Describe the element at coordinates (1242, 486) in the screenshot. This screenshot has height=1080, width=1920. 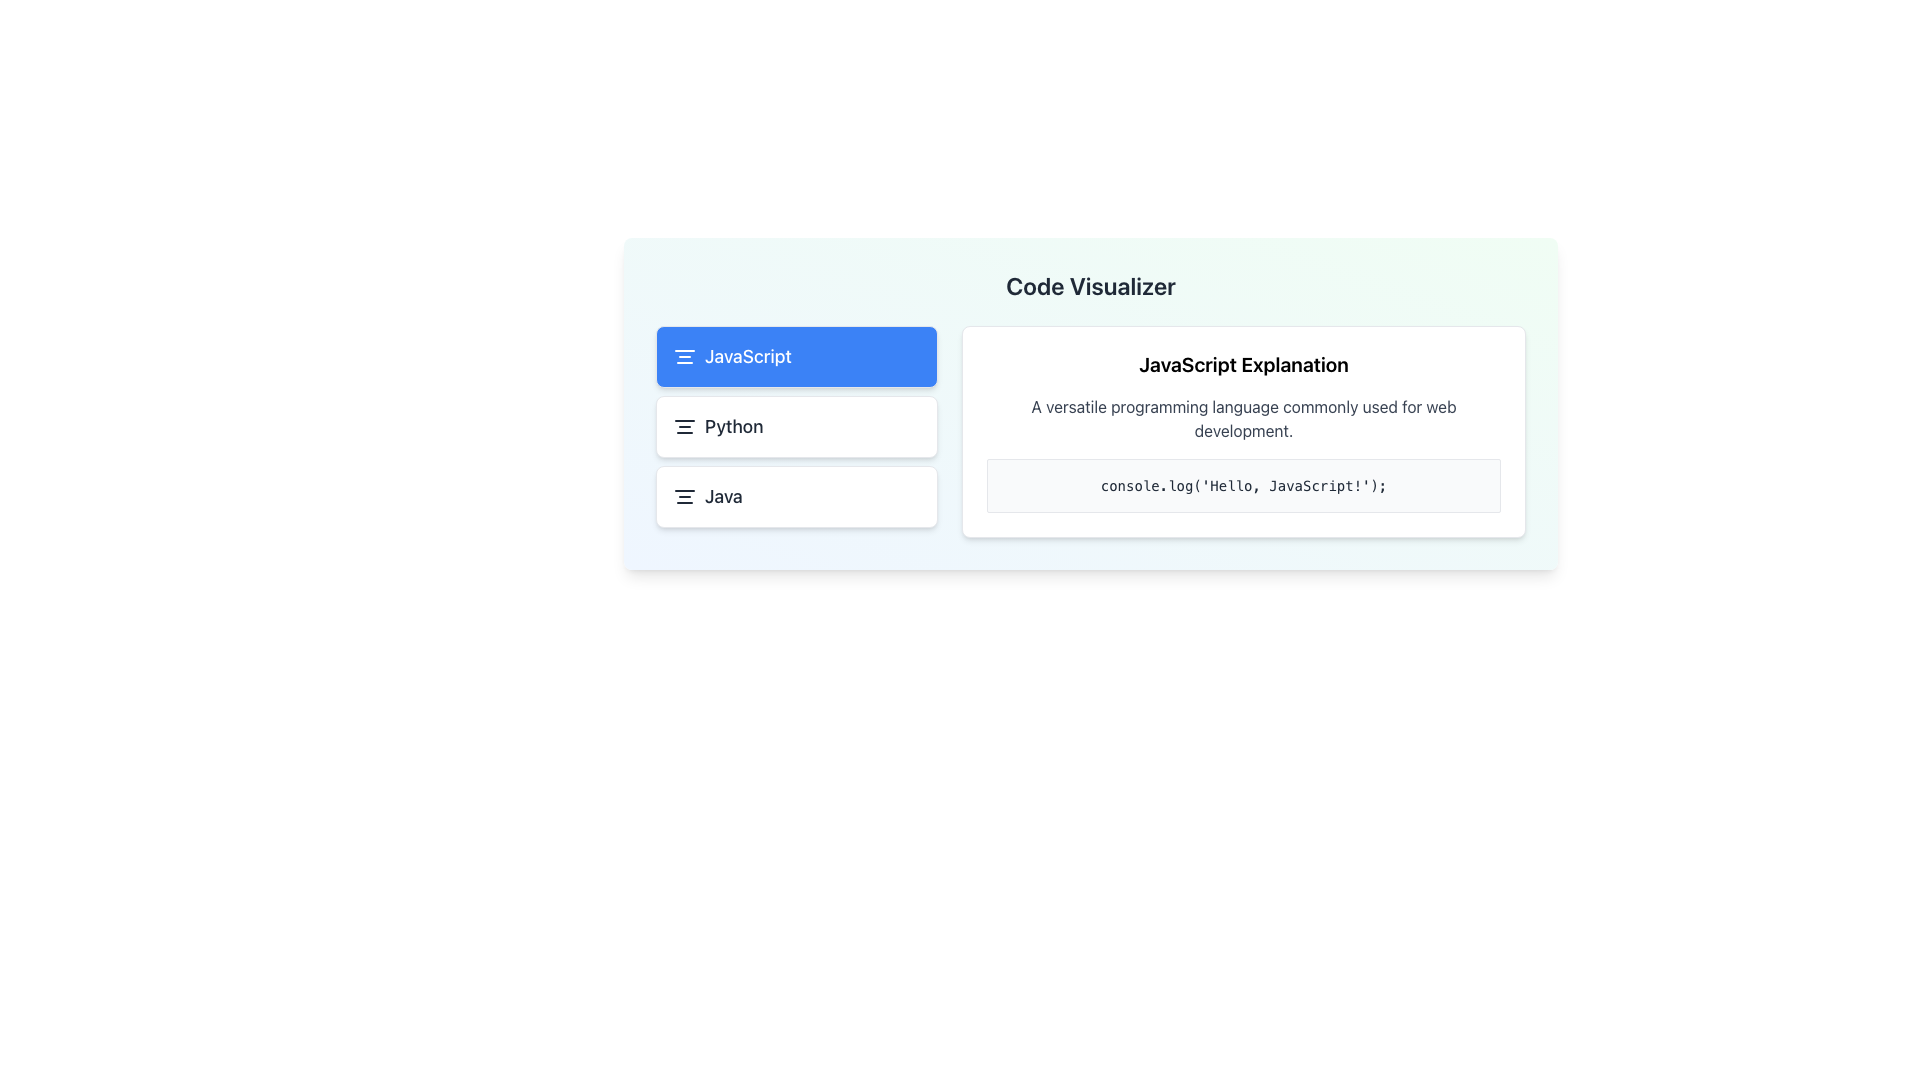
I see `the text 'console.log('Hello, JavaScript!');' displayed in a monospaced font within the light gray background box to copy it` at that location.